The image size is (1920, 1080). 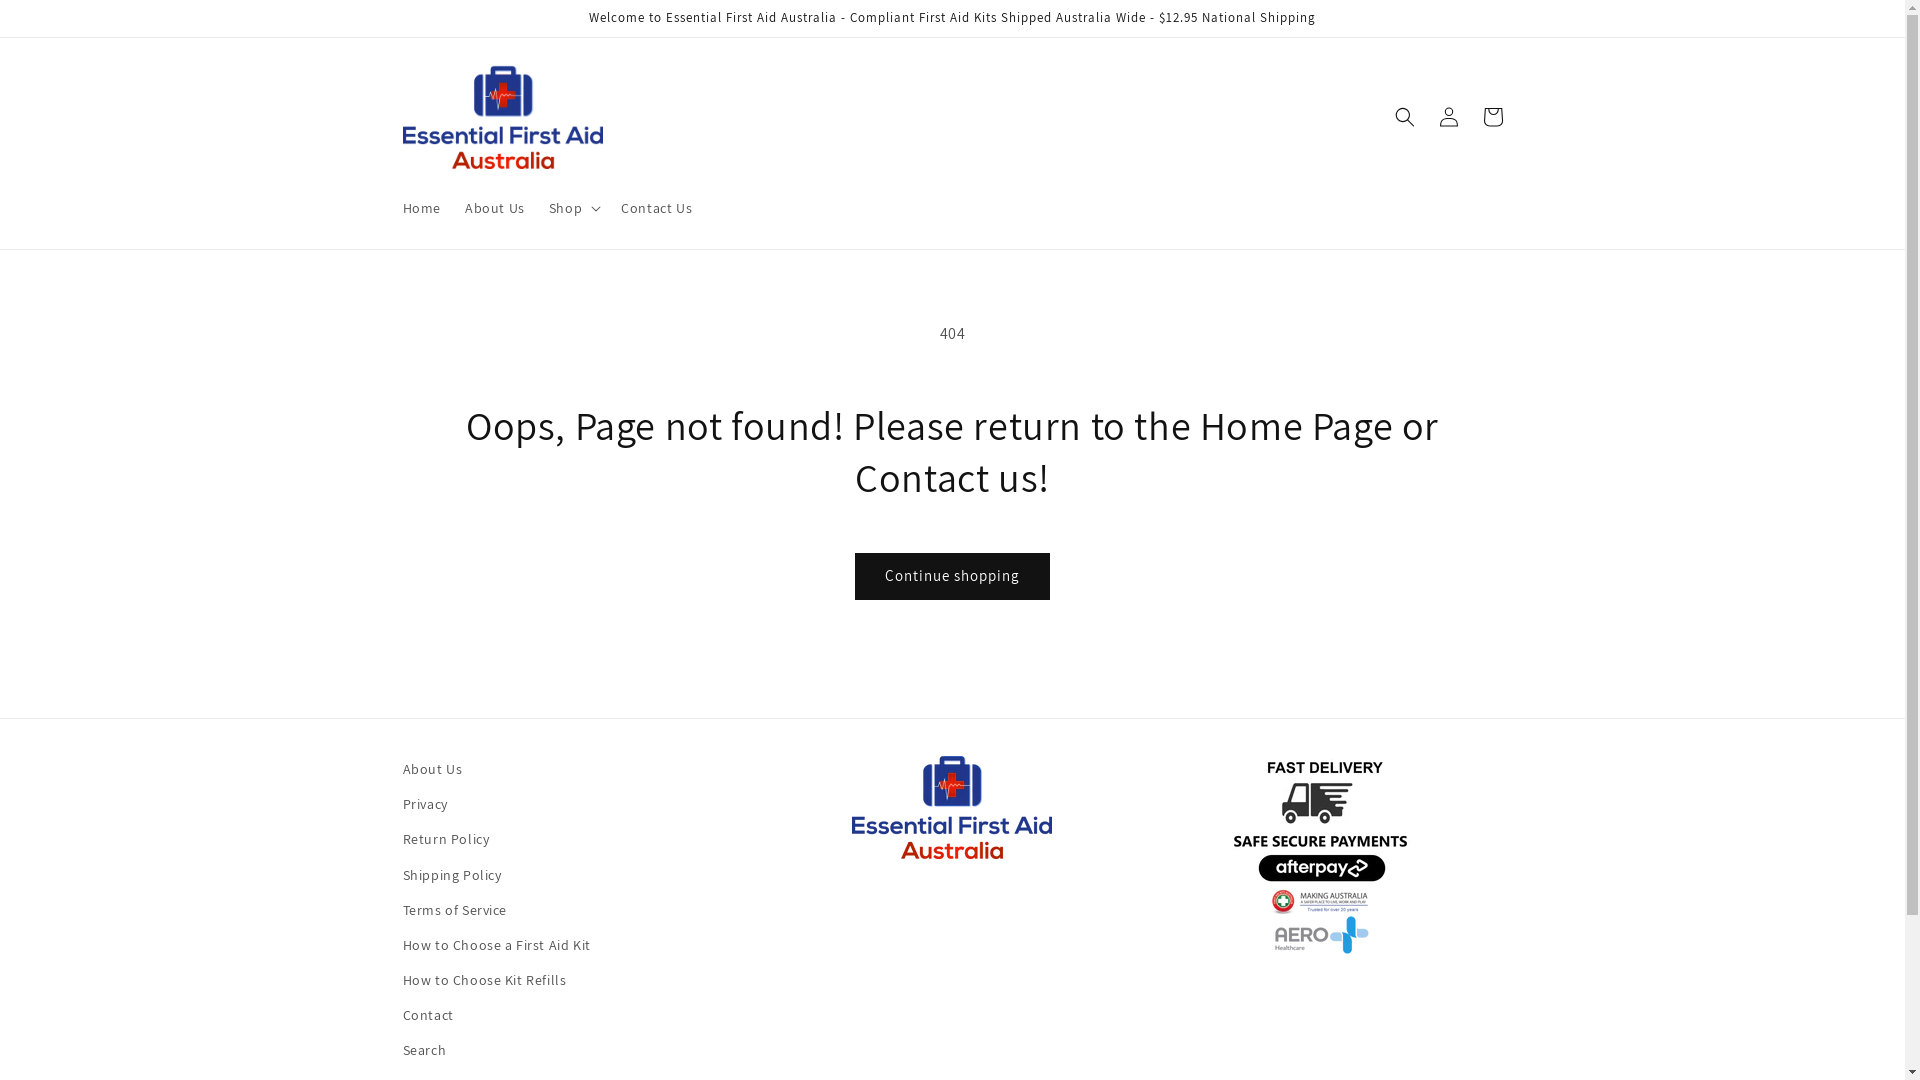 I want to click on 'Log in', so click(x=1448, y=116).